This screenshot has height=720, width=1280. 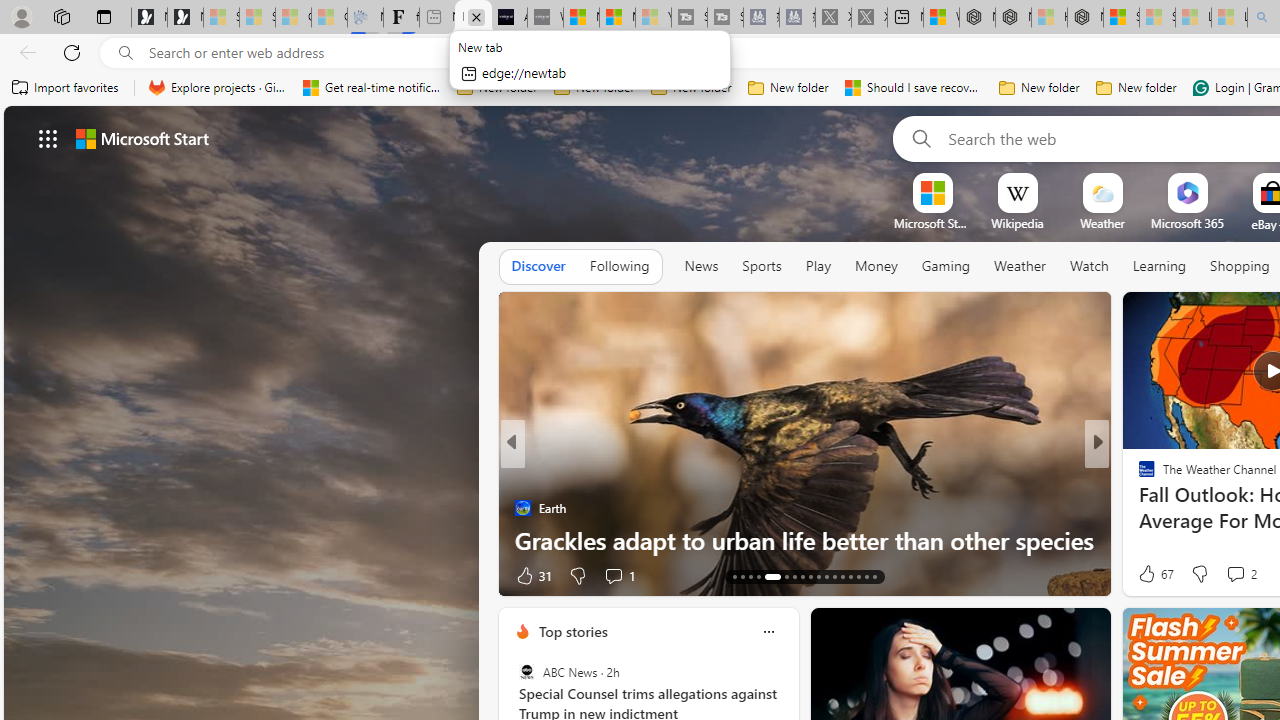 What do you see at coordinates (876, 265) in the screenshot?
I see `'Money'` at bounding box center [876, 265].